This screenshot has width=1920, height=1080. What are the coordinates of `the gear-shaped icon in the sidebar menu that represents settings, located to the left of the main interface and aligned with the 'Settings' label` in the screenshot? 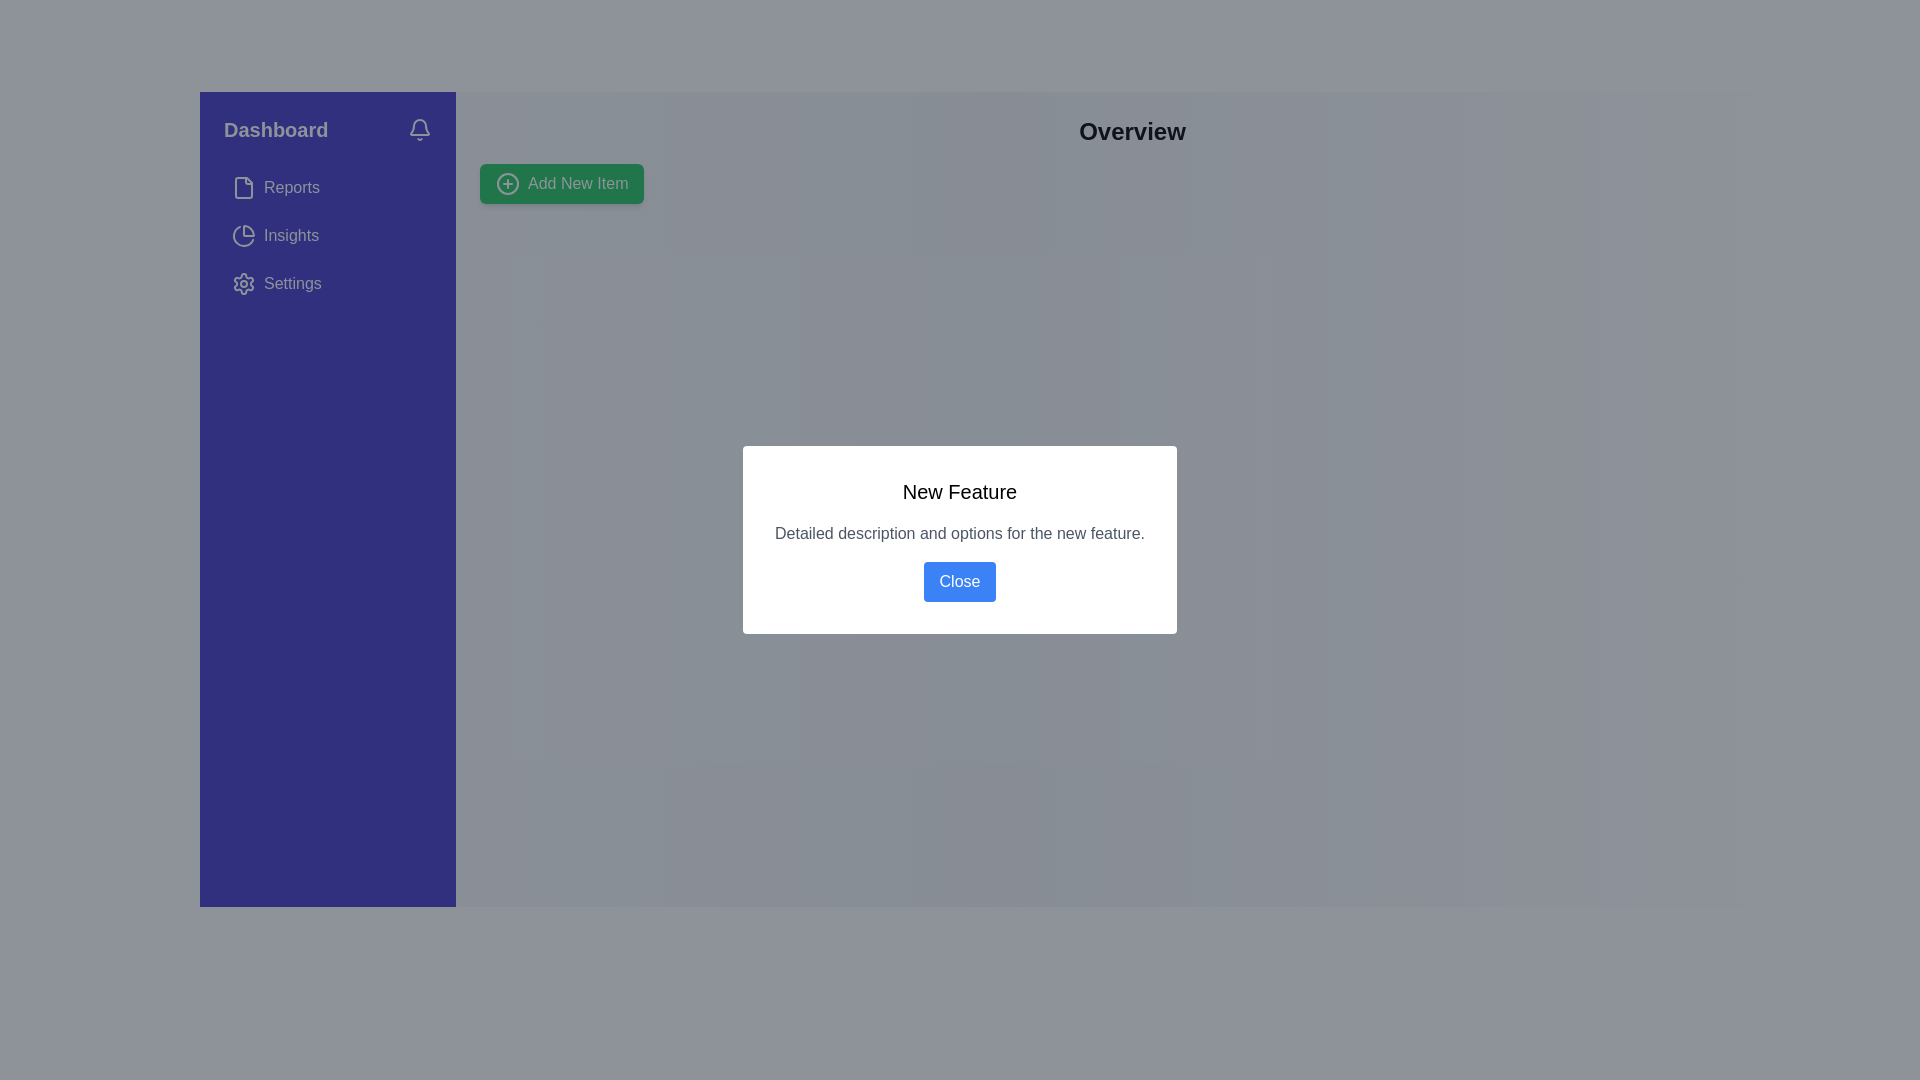 It's located at (243, 284).